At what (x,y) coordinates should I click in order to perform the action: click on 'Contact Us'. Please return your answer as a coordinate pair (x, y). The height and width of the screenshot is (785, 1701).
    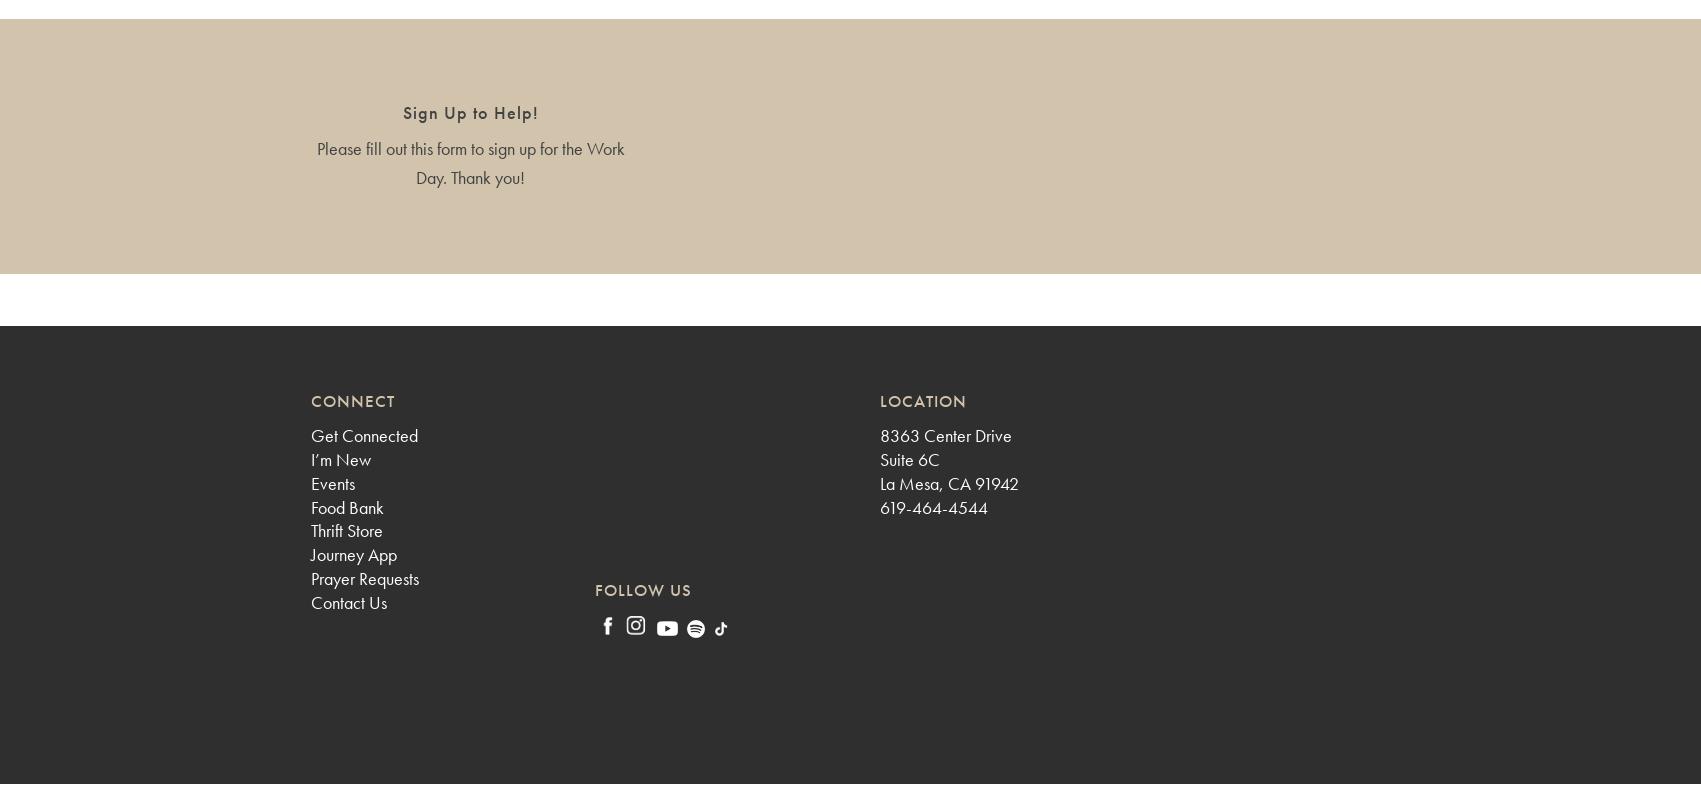
    Looking at the image, I should click on (348, 601).